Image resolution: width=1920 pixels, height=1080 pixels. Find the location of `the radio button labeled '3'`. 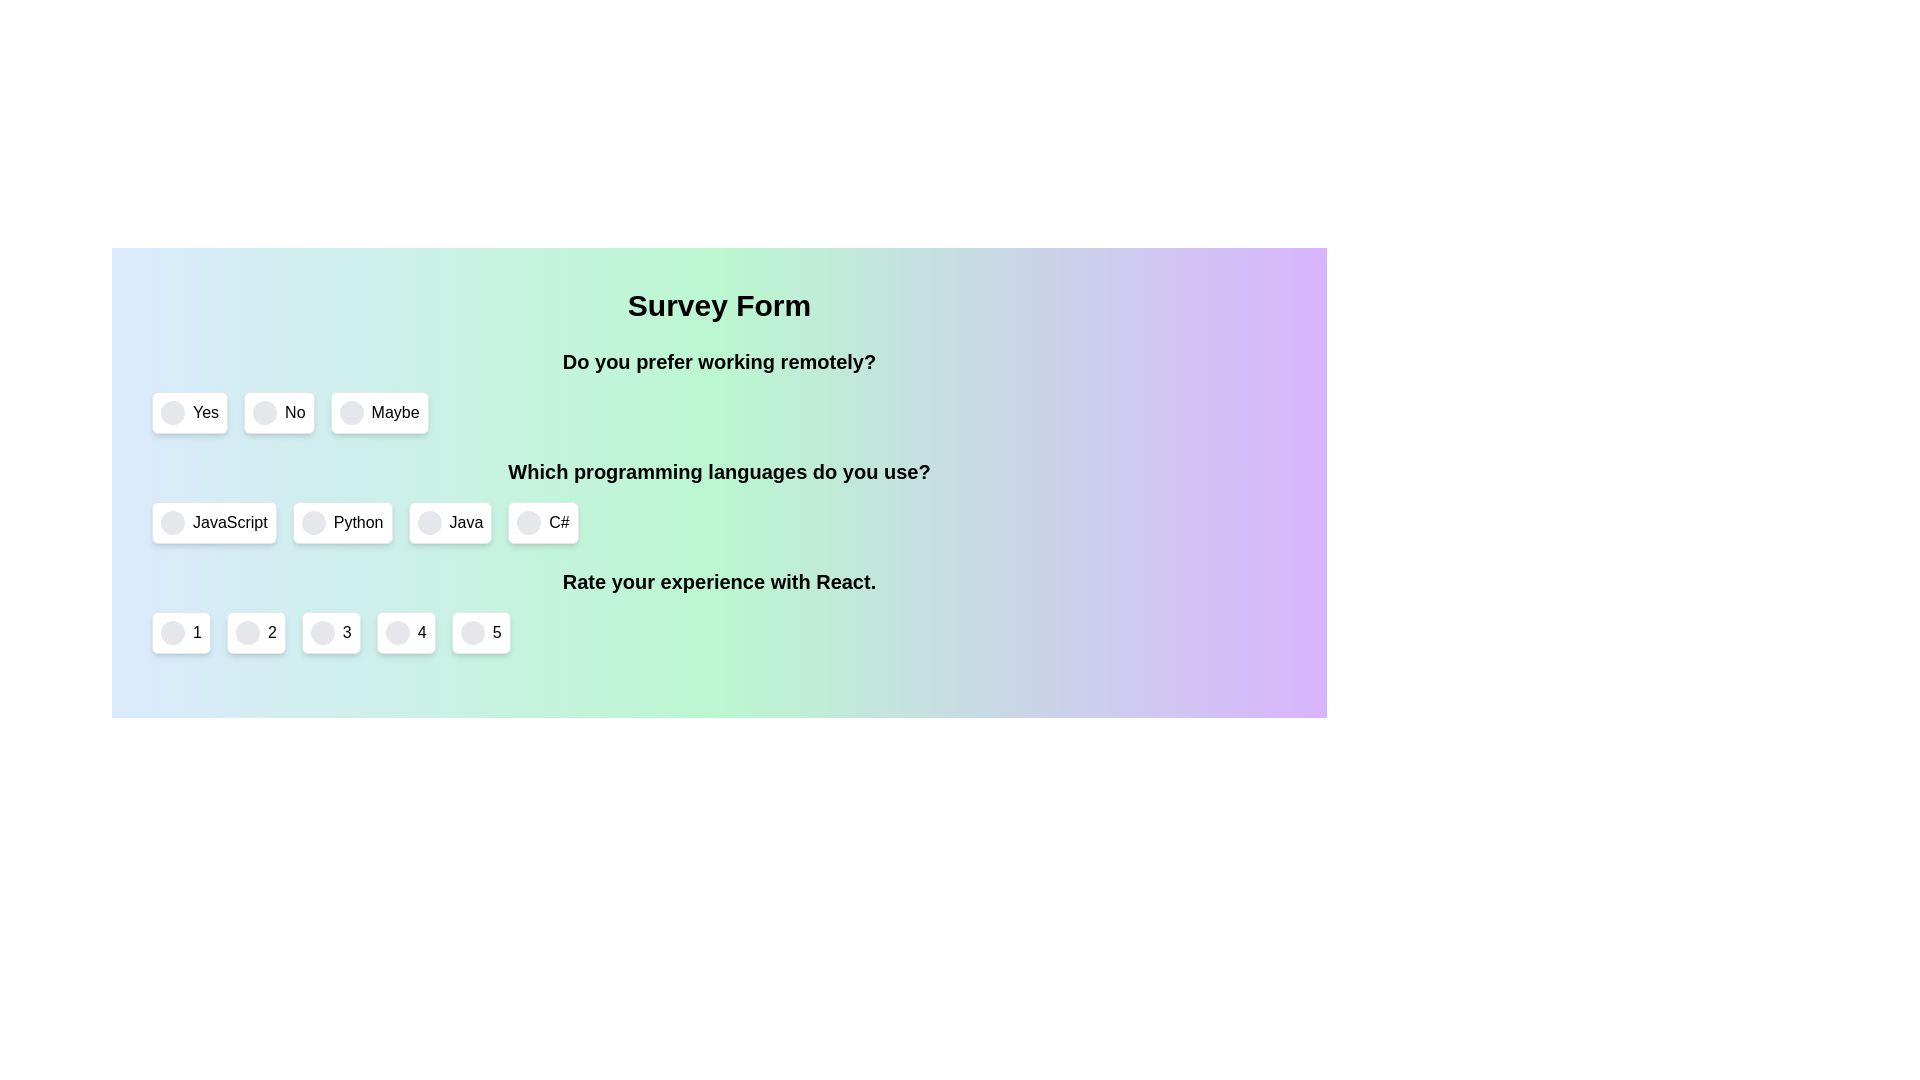

the radio button labeled '3' is located at coordinates (331, 632).